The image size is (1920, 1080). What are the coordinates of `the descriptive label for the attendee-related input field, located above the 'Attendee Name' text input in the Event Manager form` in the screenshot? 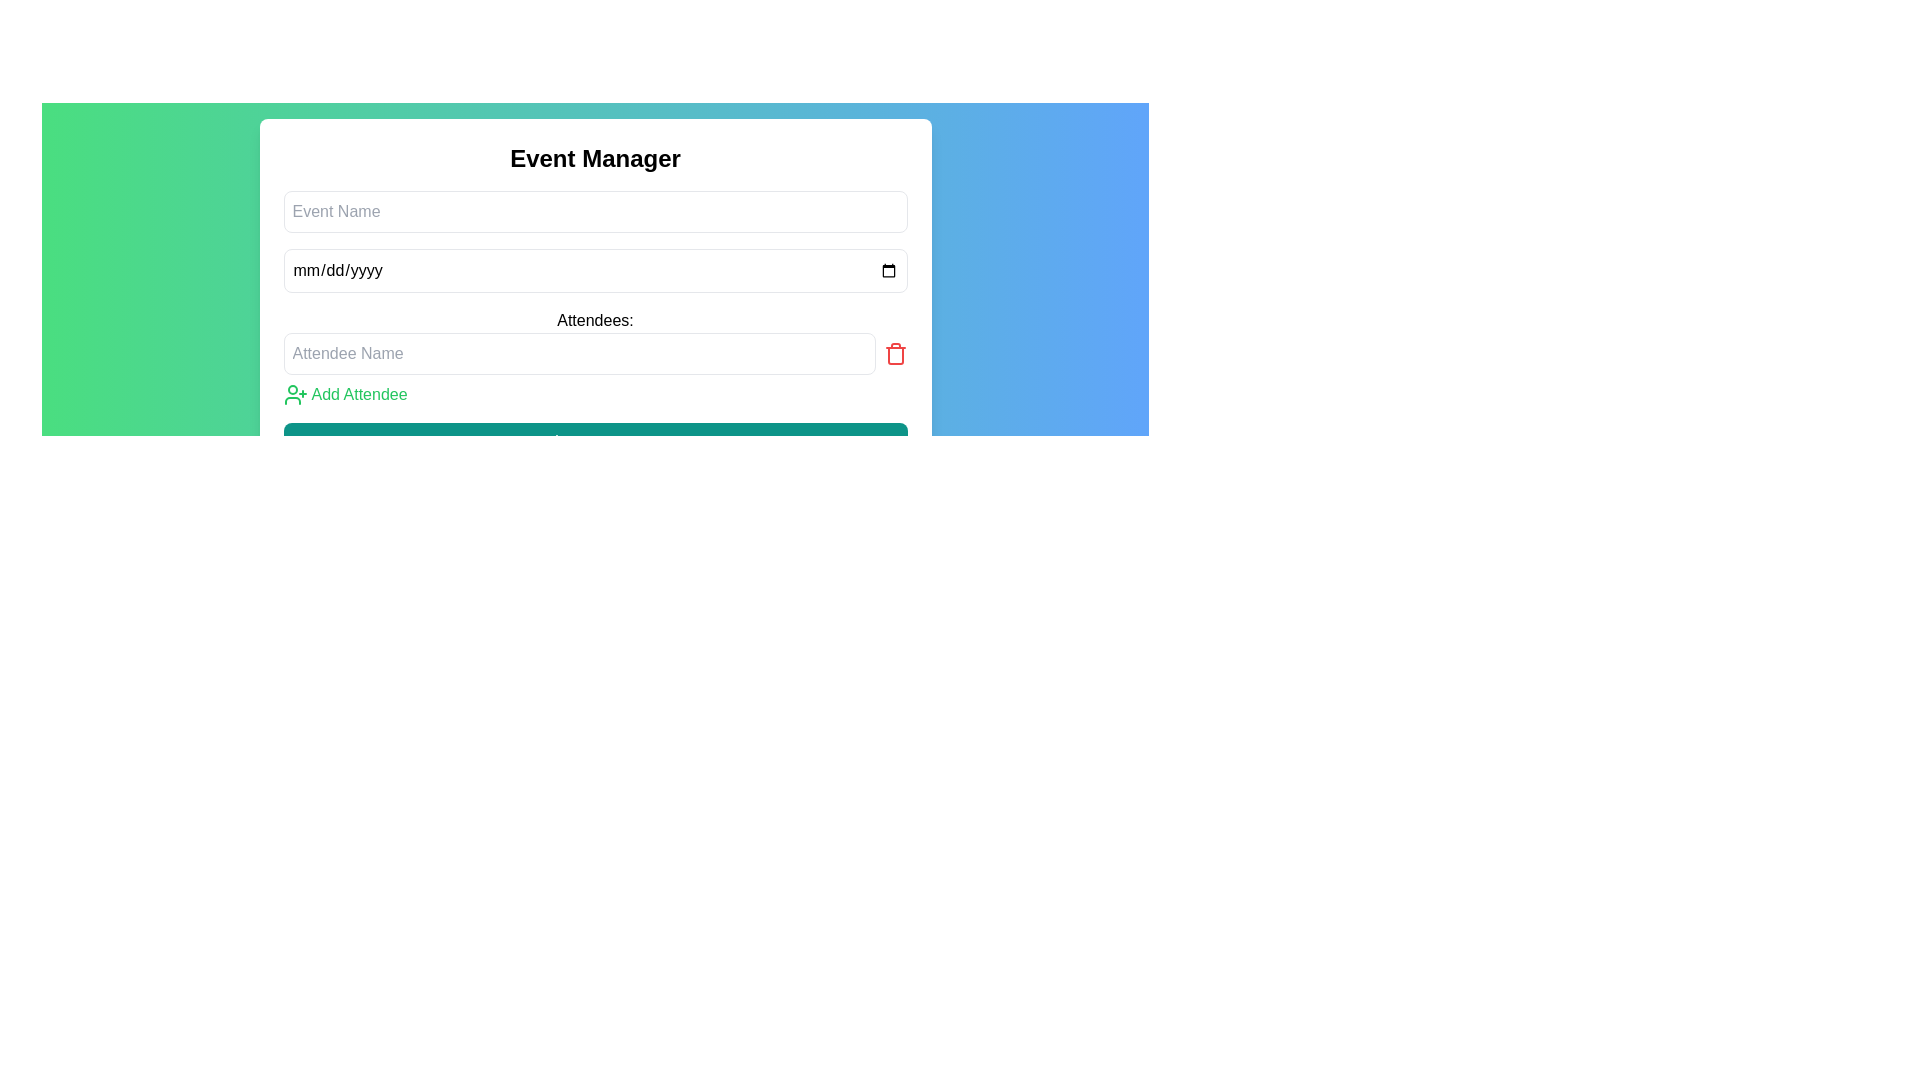 It's located at (594, 326).